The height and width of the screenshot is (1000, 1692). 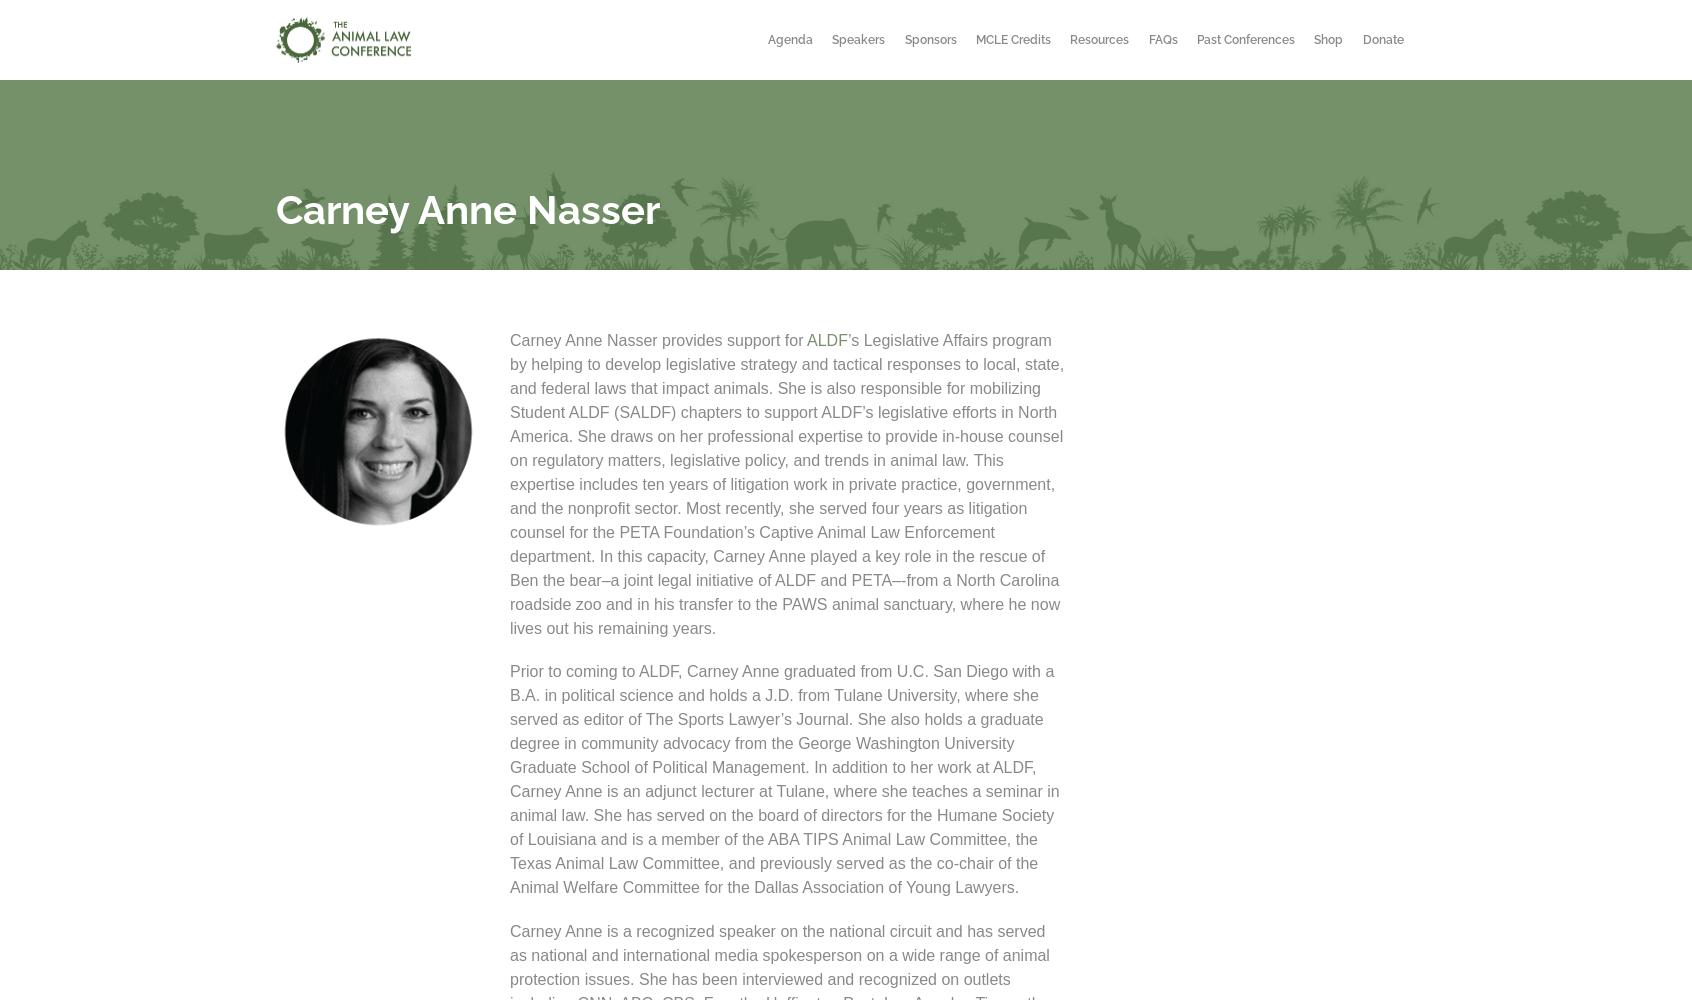 What do you see at coordinates (658, 339) in the screenshot?
I see `'Carney Anne Nasser provides support for'` at bounding box center [658, 339].